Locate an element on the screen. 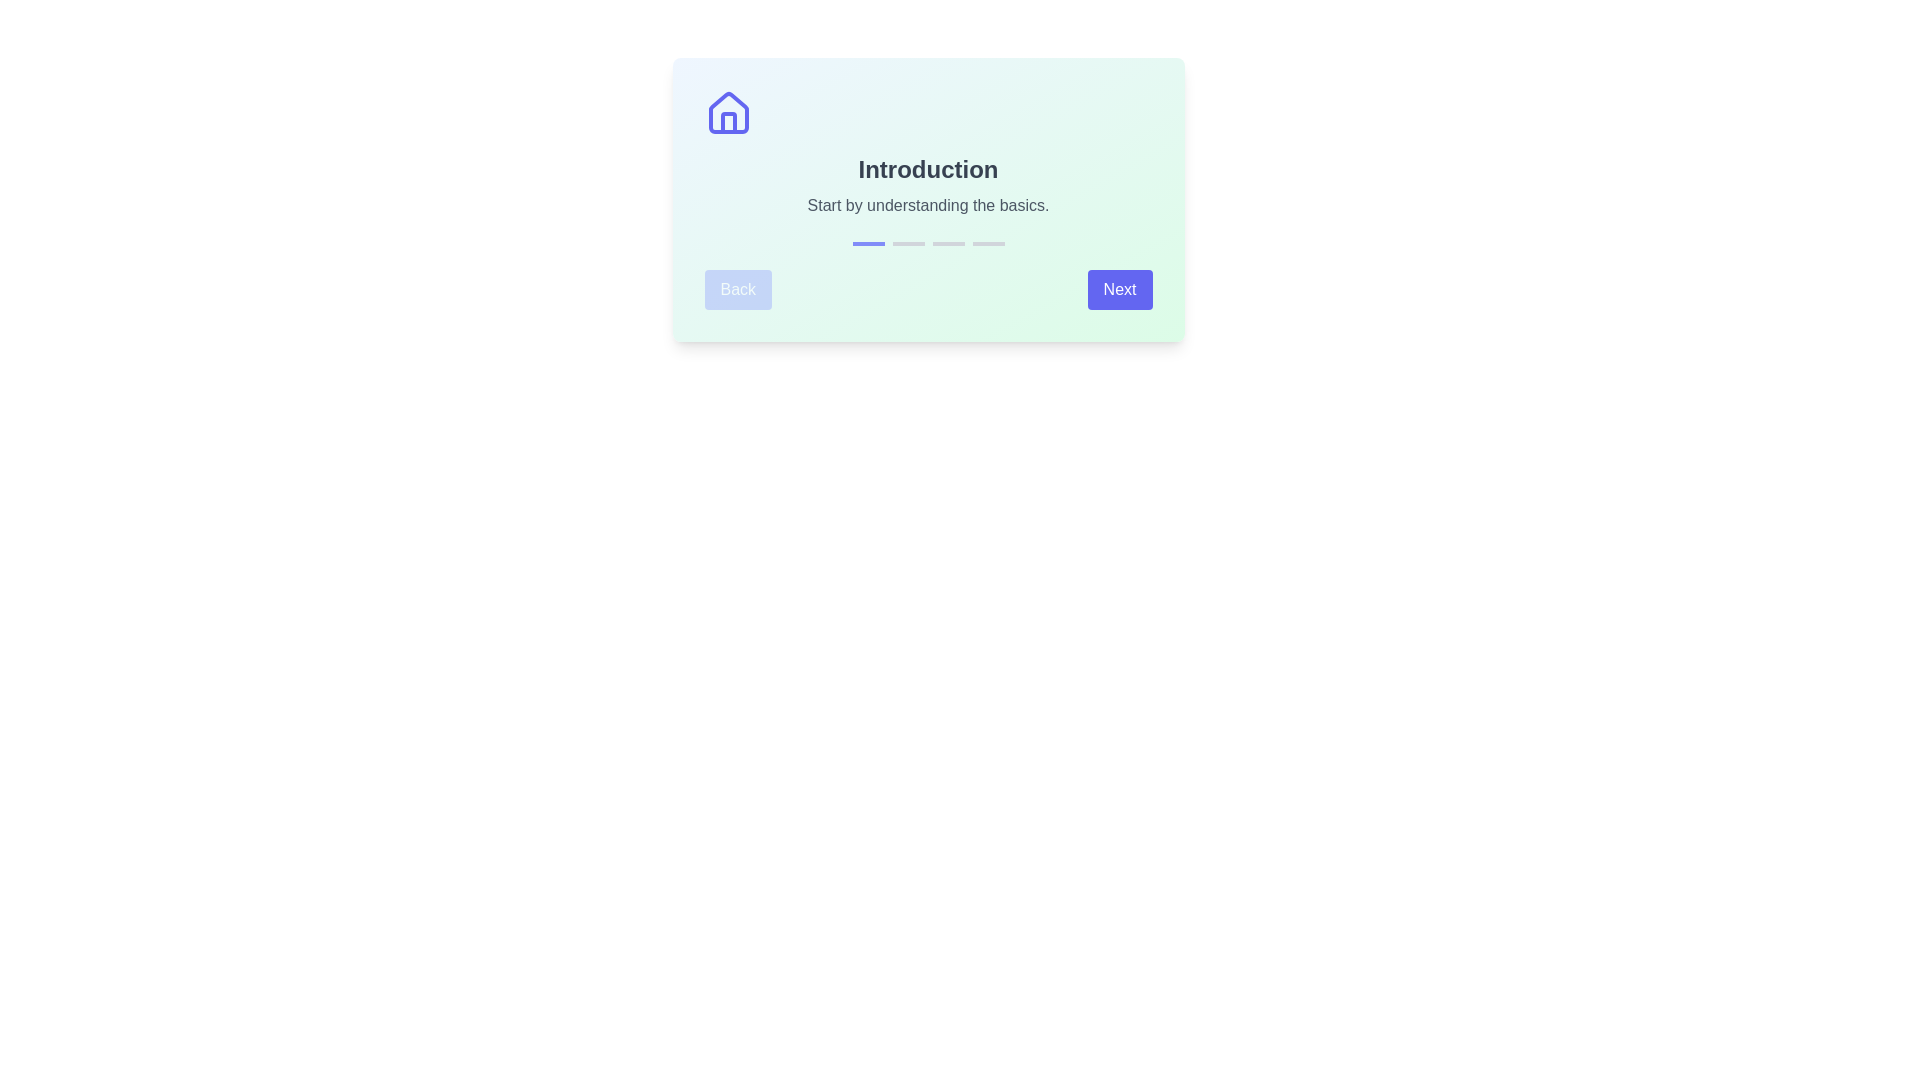  the 'Back' button to navigate to the previous step is located at coordinates (737, 289).